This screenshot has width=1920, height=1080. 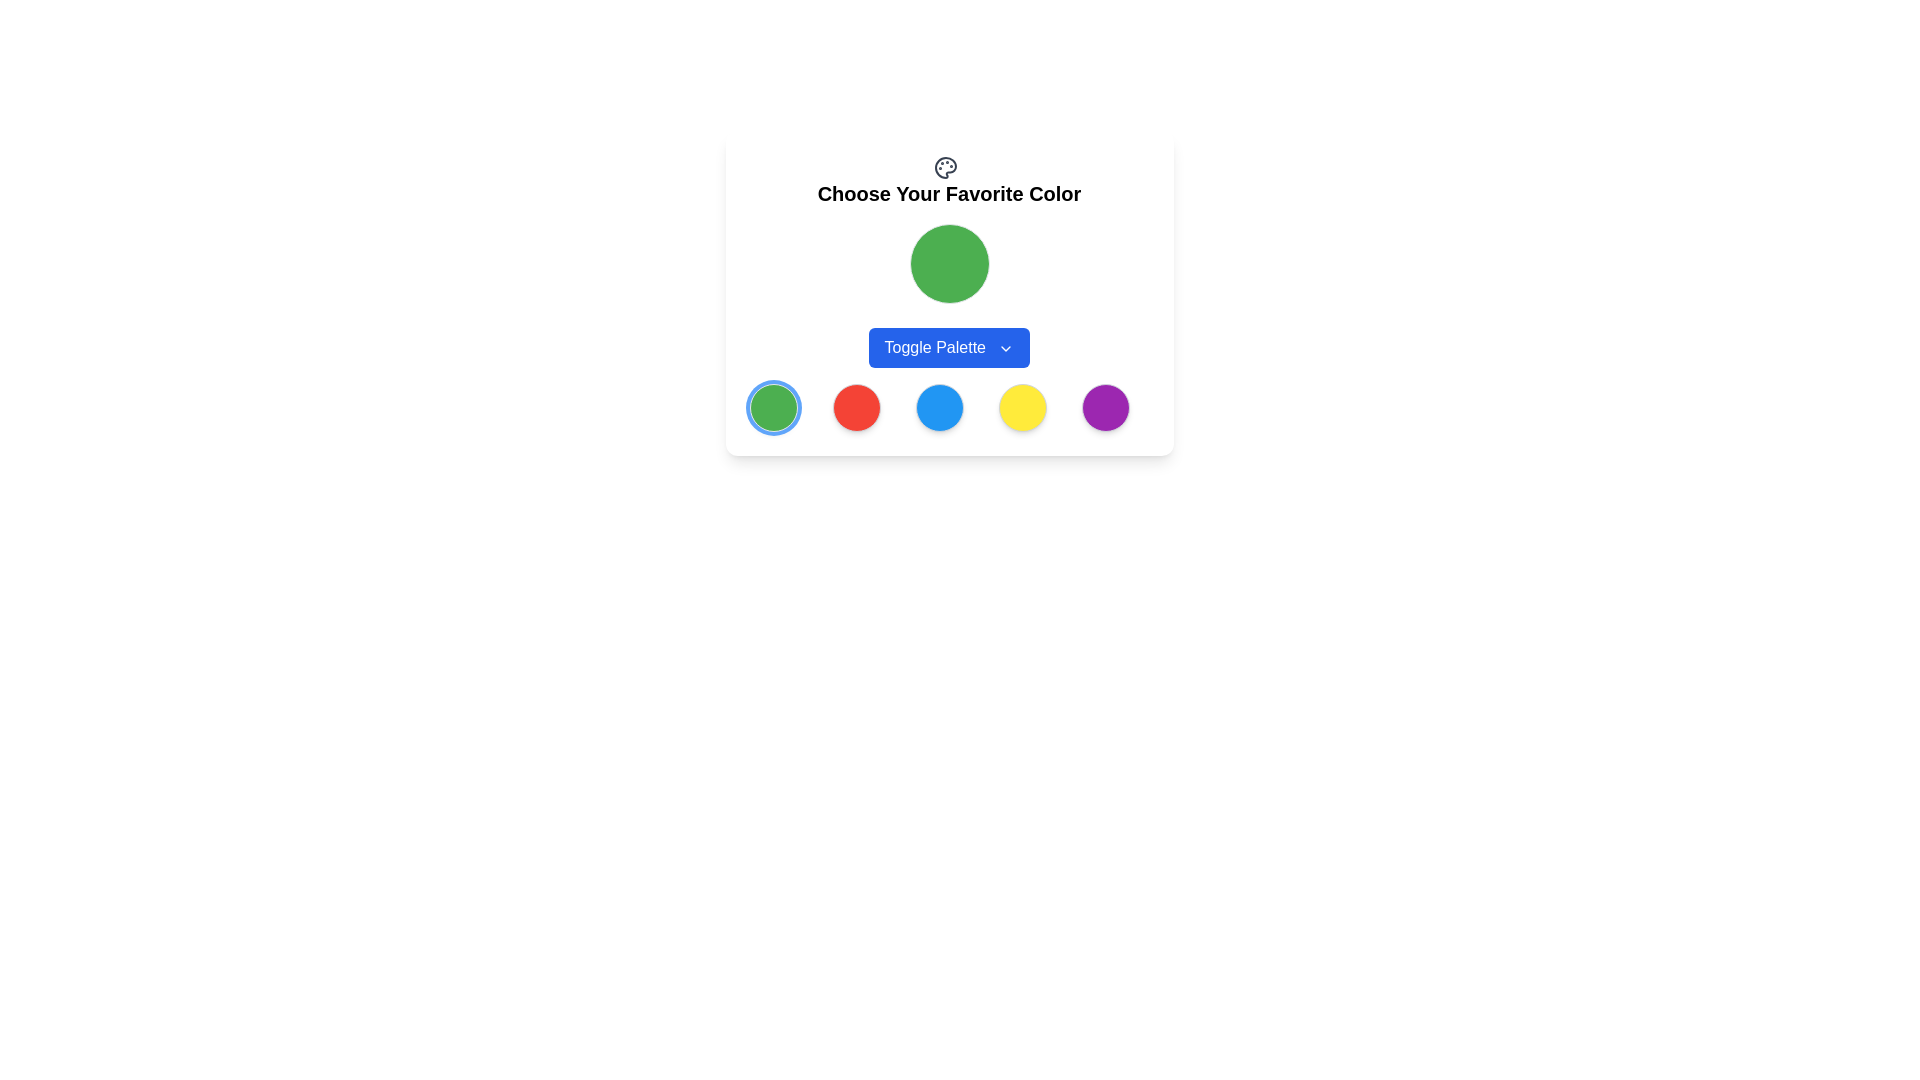 What do you see at coordinates (948, 346) in the screenshot?
I see `the button that activates or deactivates the color palette, located below a green circular element and above a row of colors` at bounding box center [948, 346].